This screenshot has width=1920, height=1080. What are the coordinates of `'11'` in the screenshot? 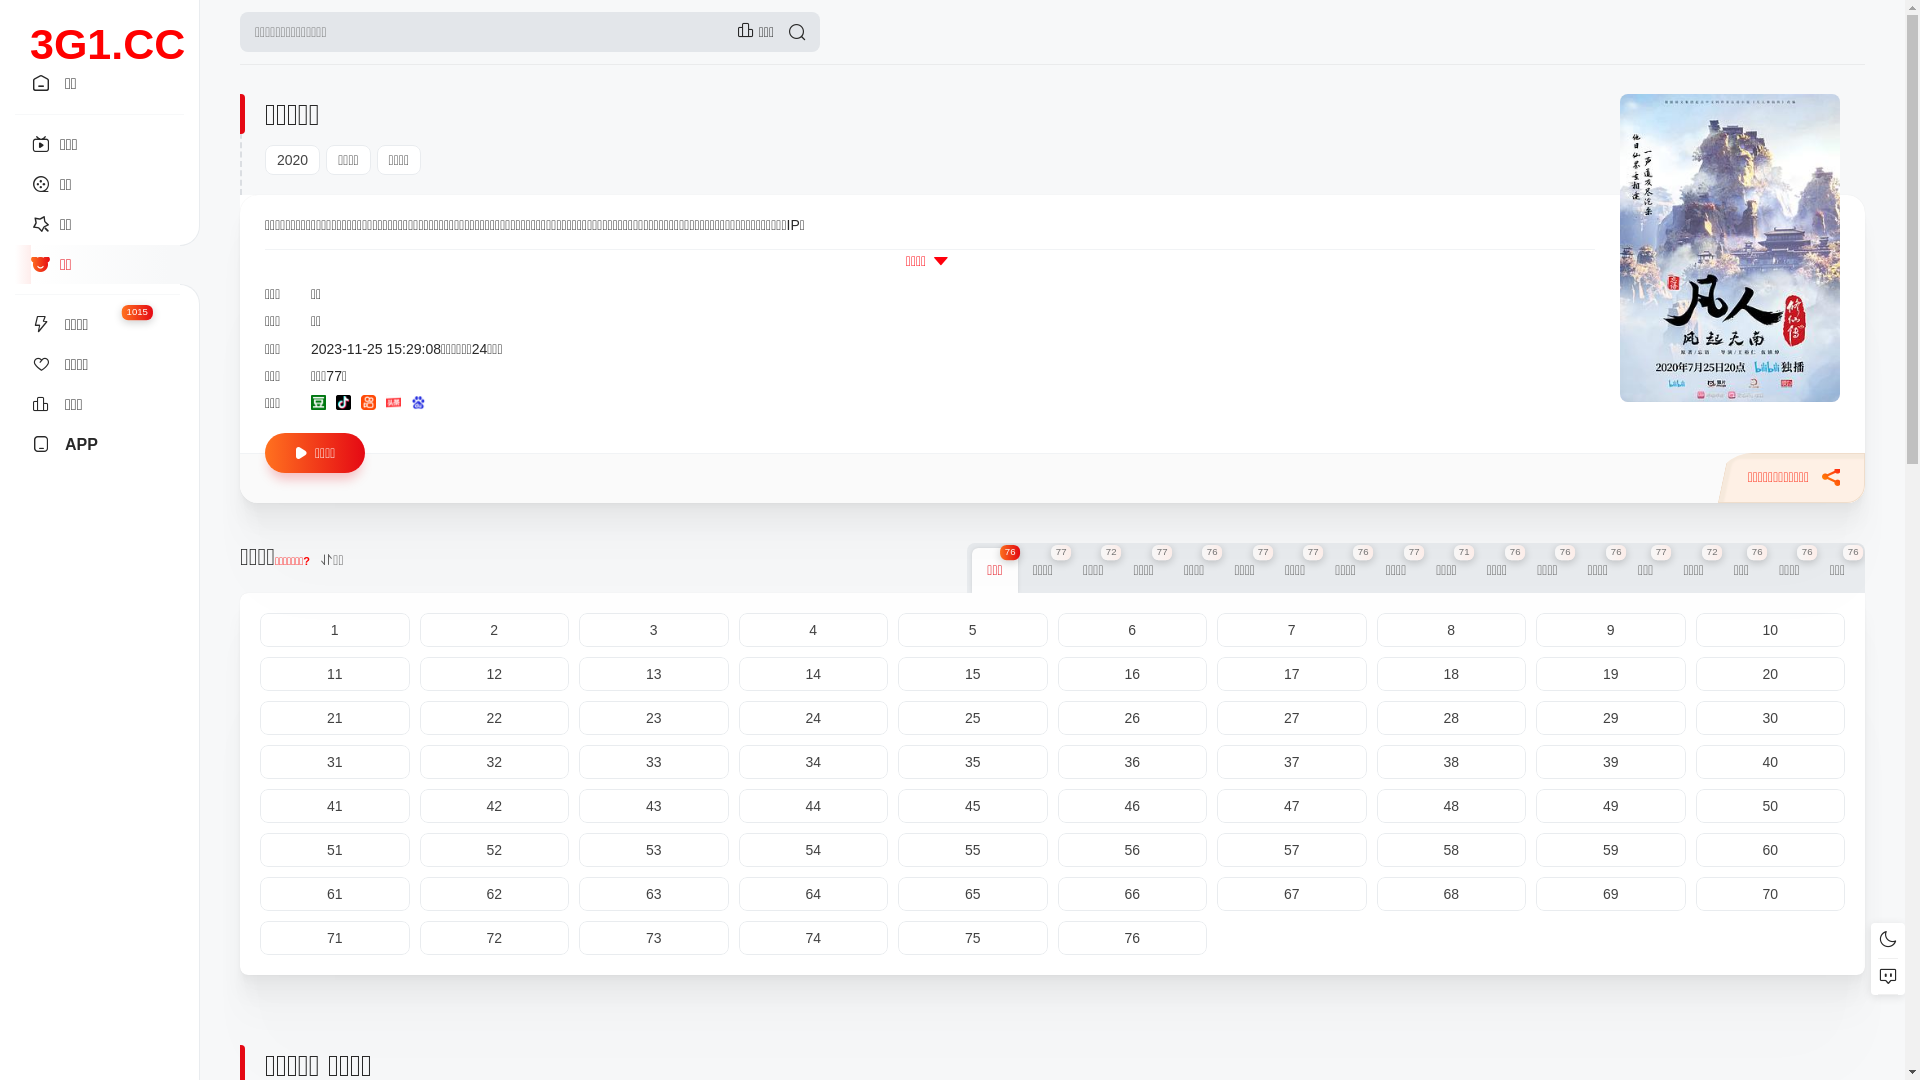 It's located at (335, 674).